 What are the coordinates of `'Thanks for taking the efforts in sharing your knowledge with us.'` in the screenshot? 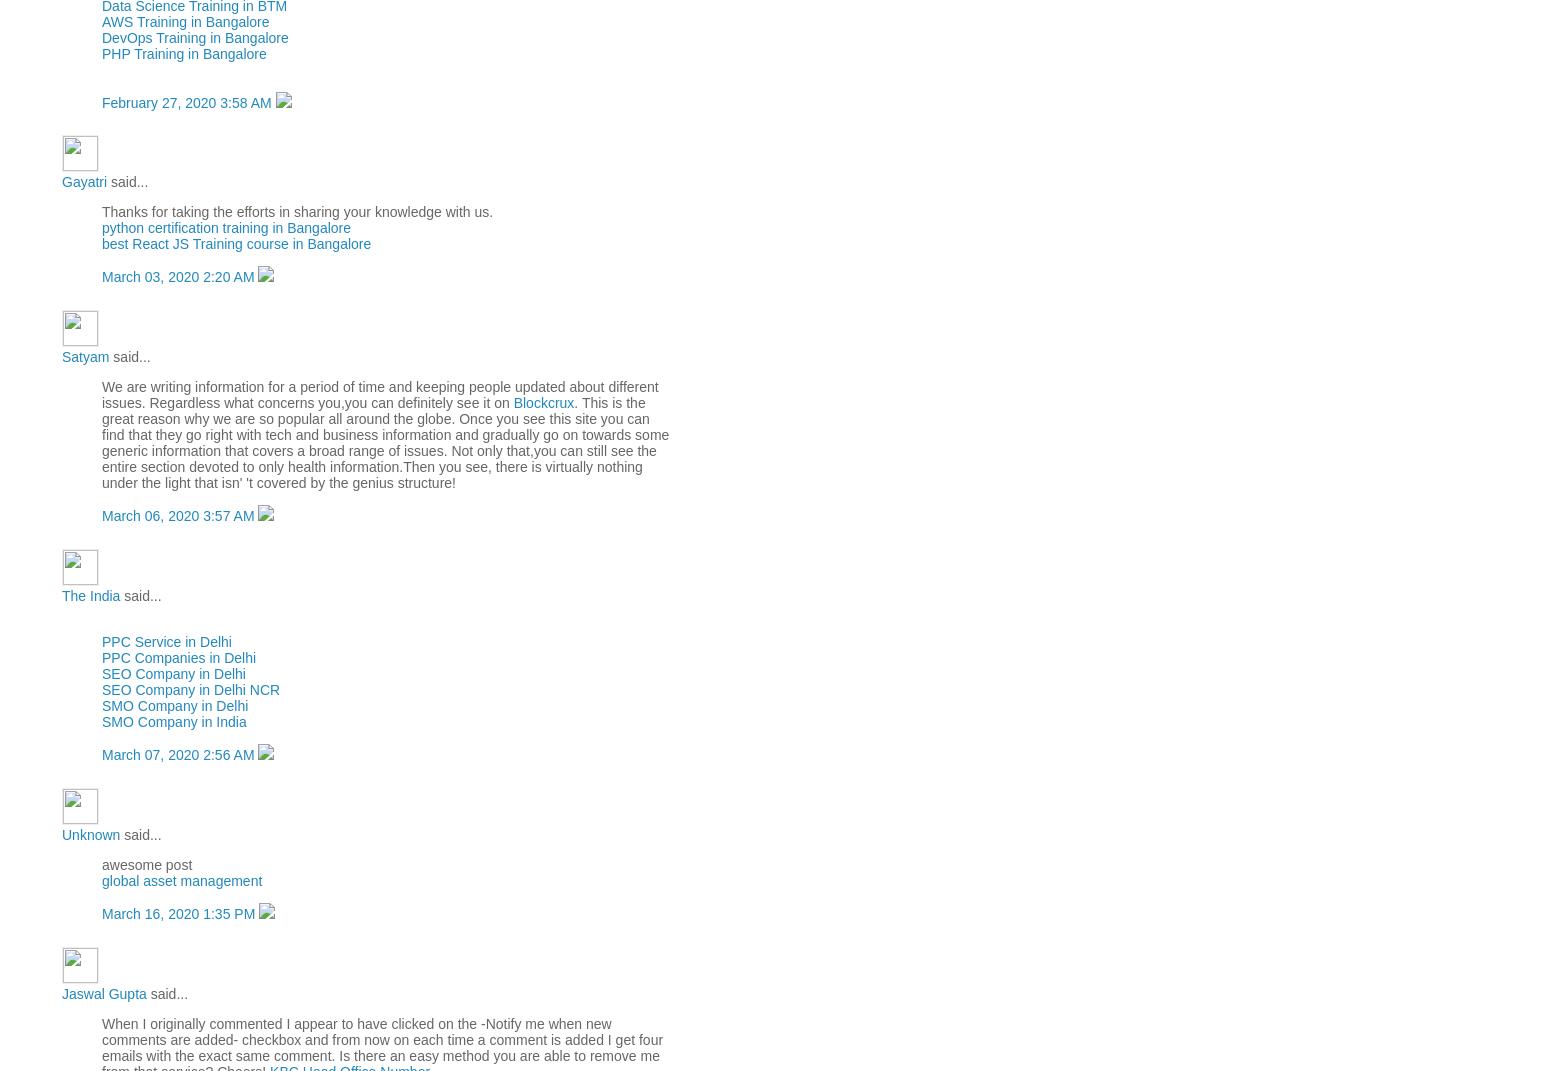 It's located at (297, 210).